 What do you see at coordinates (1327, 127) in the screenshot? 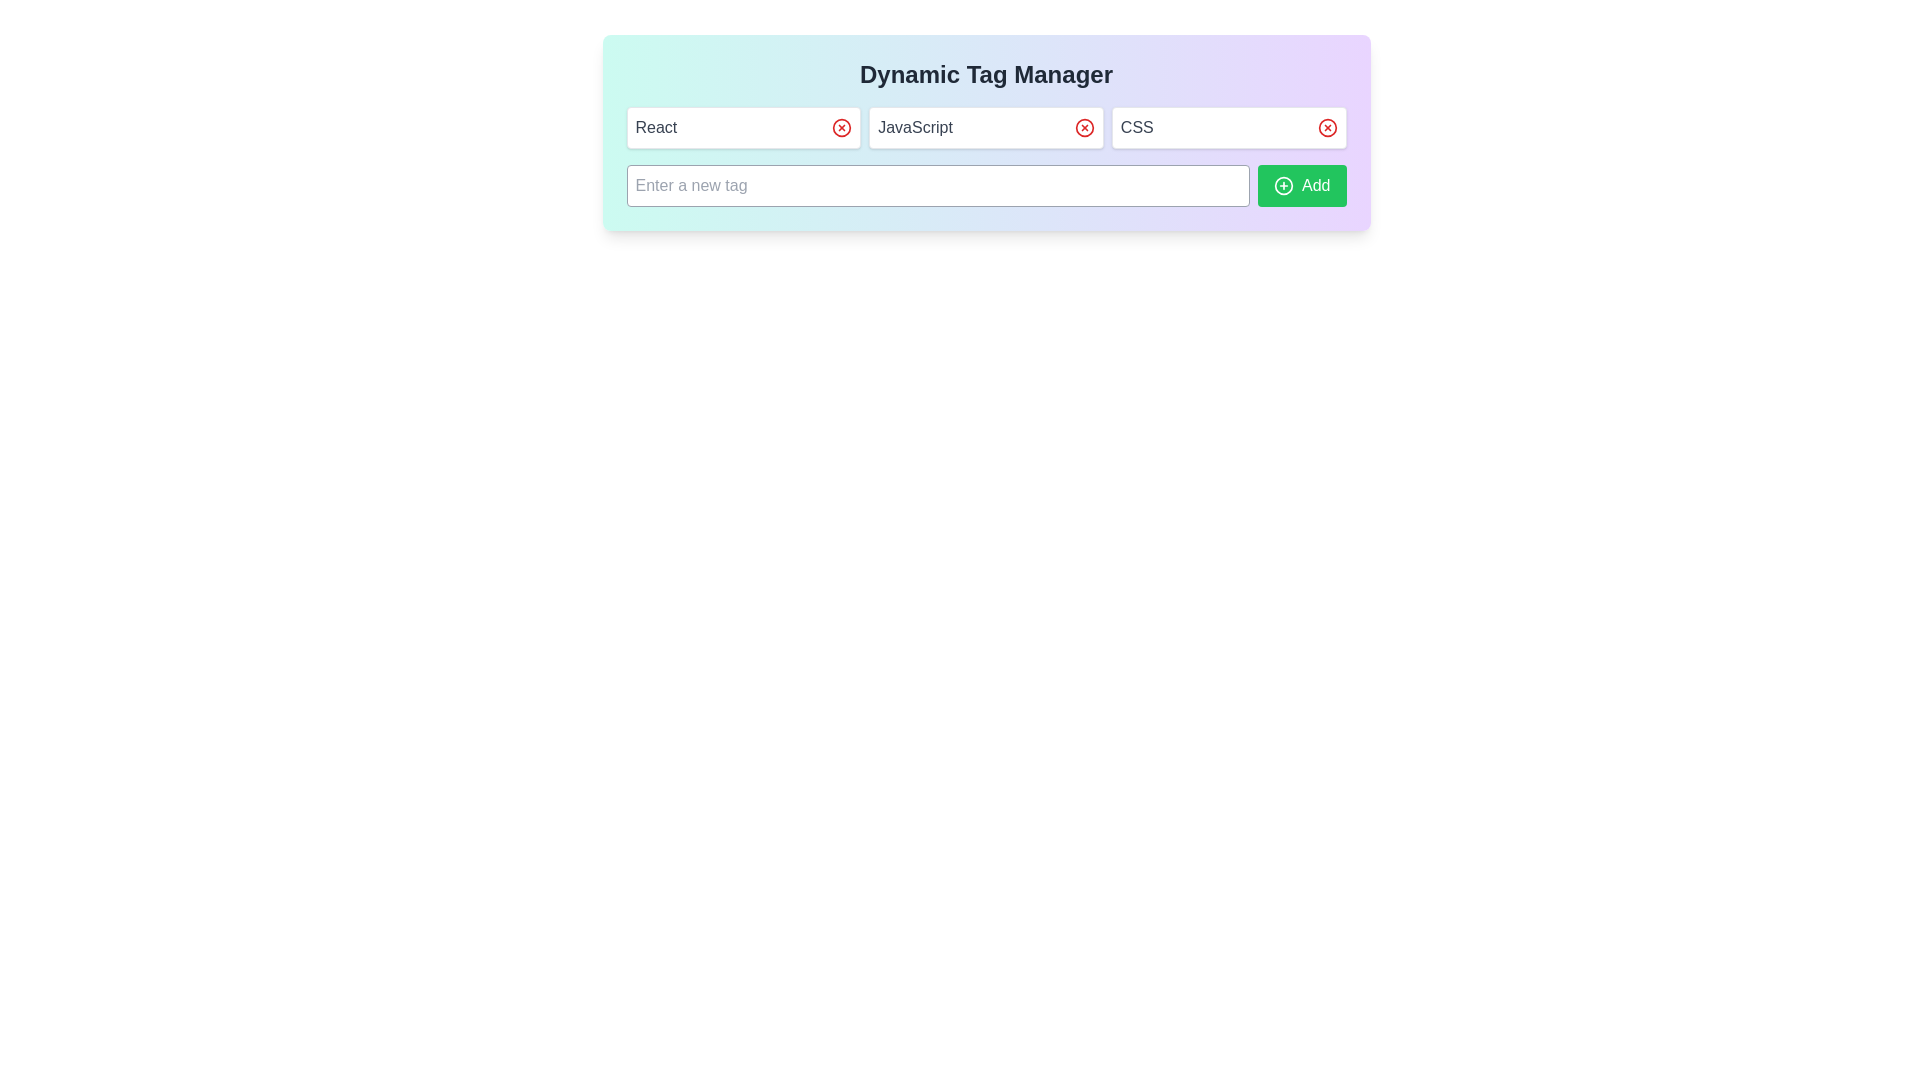
I see `the Remove button for the tag CSS` at bounding box center [1327, 127].